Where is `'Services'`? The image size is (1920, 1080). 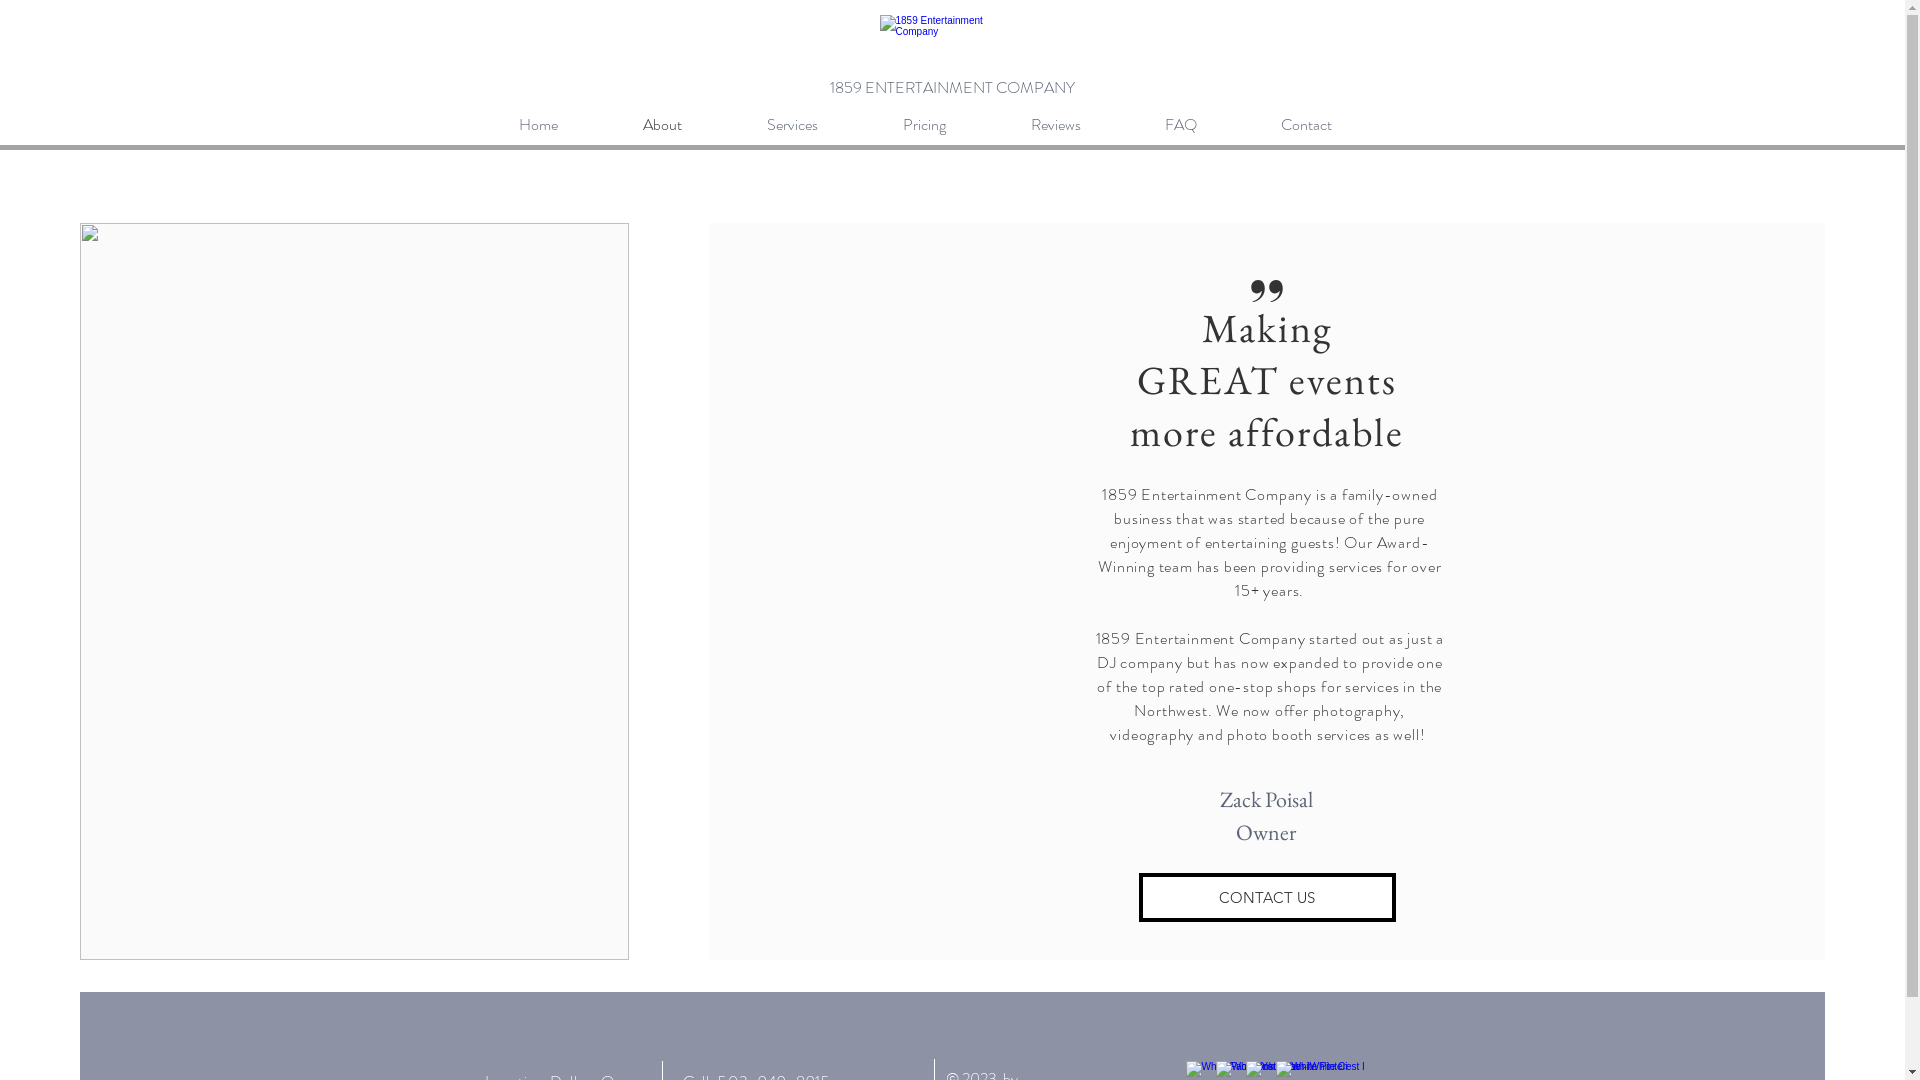
'Services' is located at coordinates (820, 124).